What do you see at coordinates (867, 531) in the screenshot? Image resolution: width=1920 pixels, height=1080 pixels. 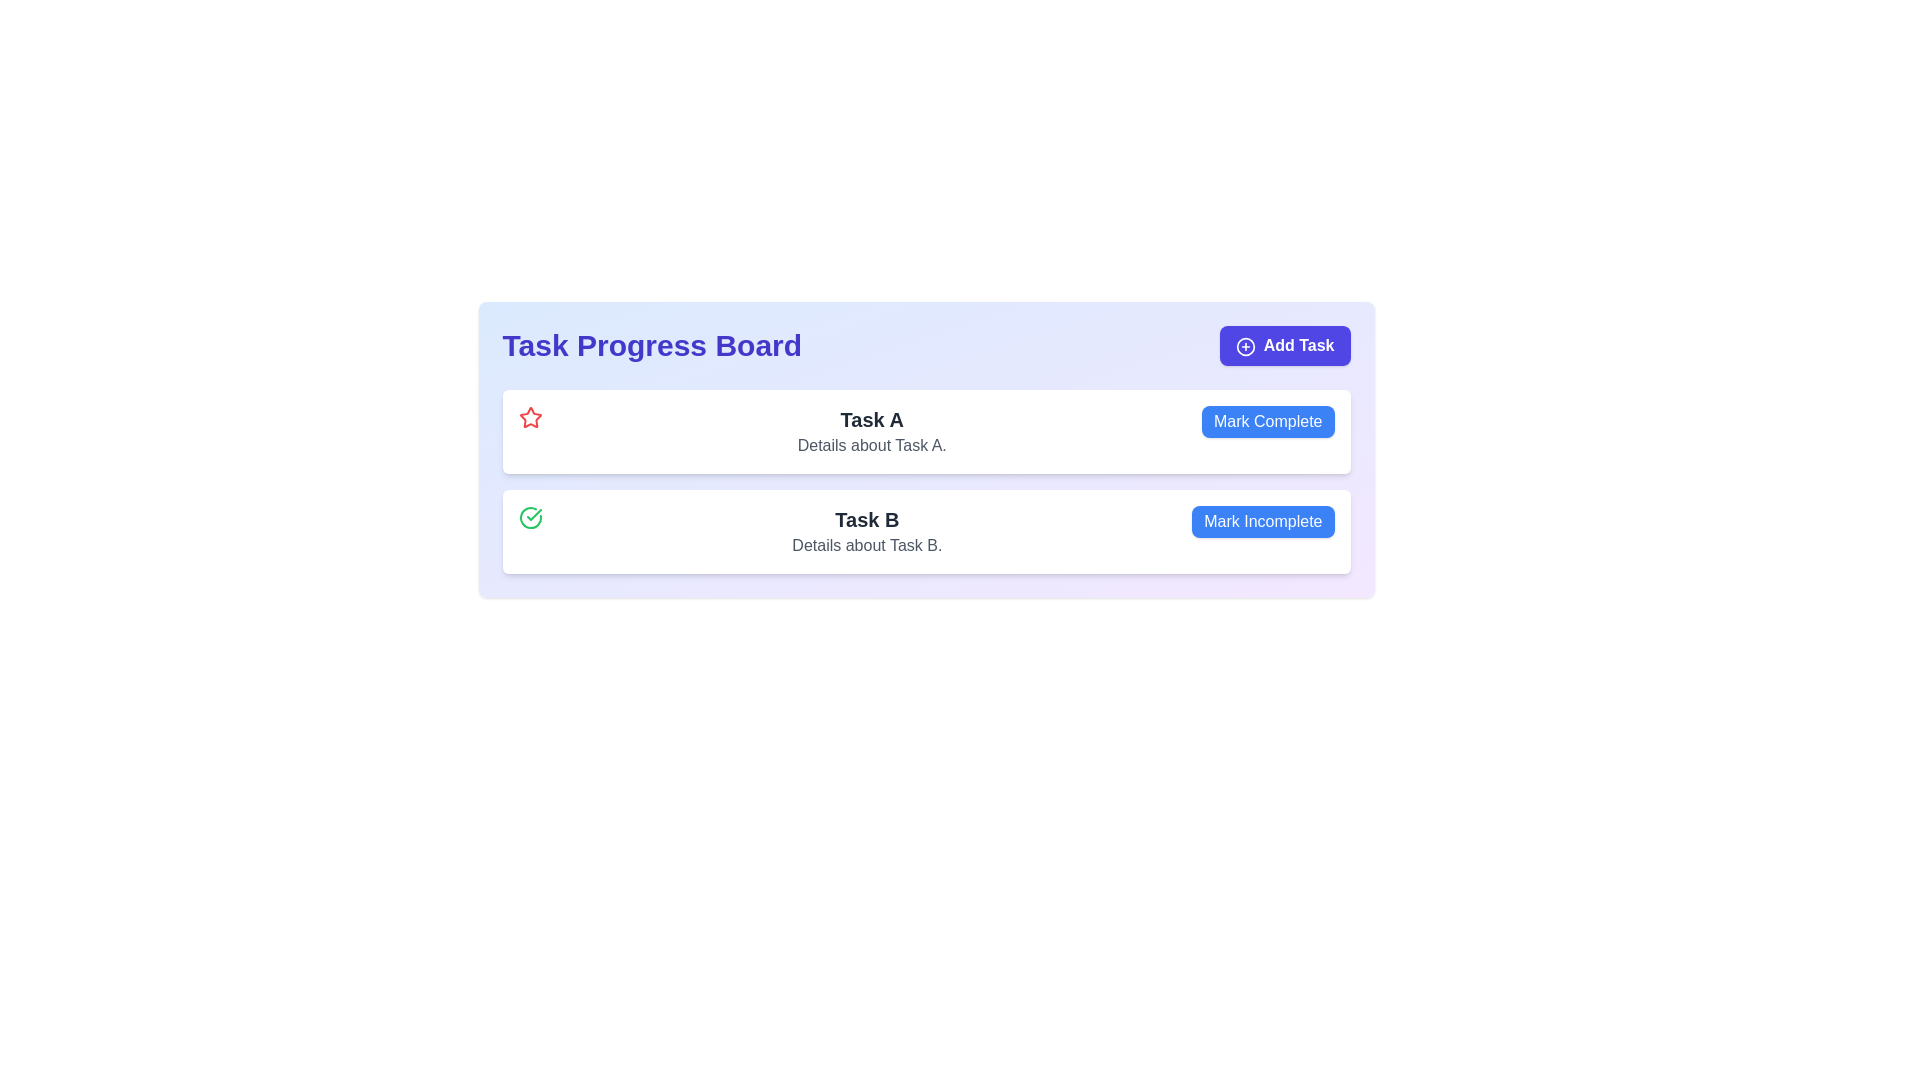 I see `the text block containing the title 'Task B' and the description 'Details about Task B.', which is styled prominently in bold and aligned to the left` at bounding box center [867, 531].